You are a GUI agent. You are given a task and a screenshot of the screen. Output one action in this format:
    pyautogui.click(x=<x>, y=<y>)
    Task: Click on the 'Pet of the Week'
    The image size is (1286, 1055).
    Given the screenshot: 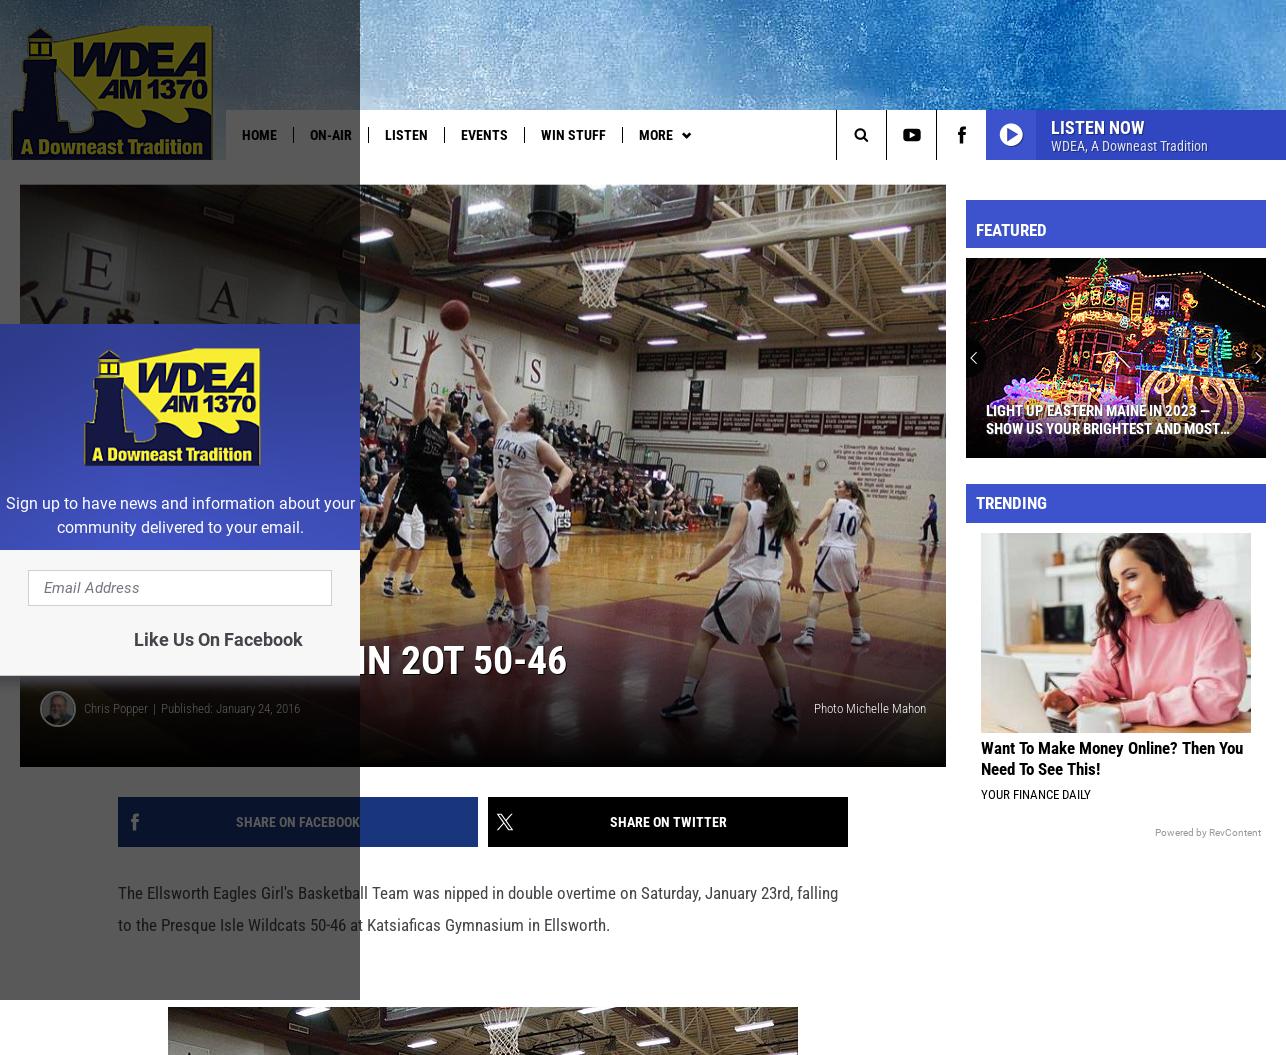 What is the action you would take?
    pyautogui.click(x=652, y=175)
    